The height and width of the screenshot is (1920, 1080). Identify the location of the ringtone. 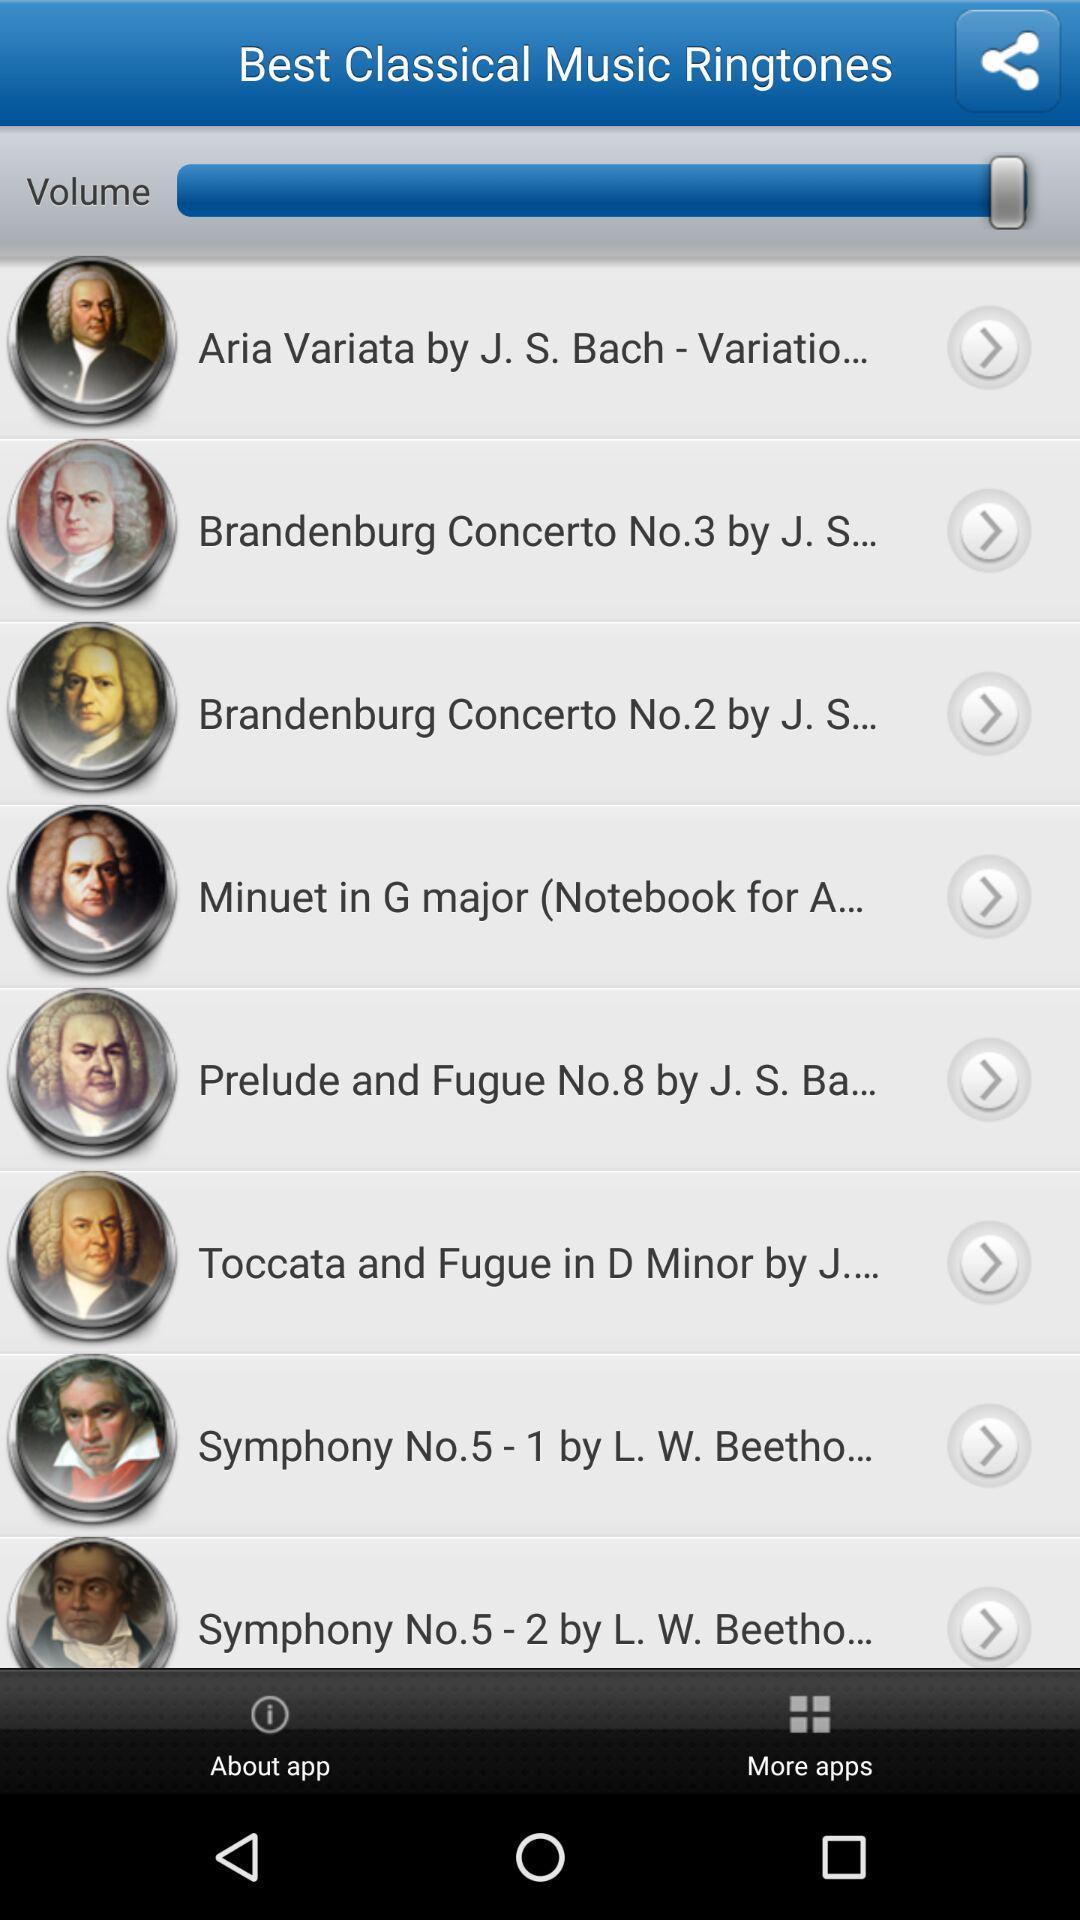
(987, 894).